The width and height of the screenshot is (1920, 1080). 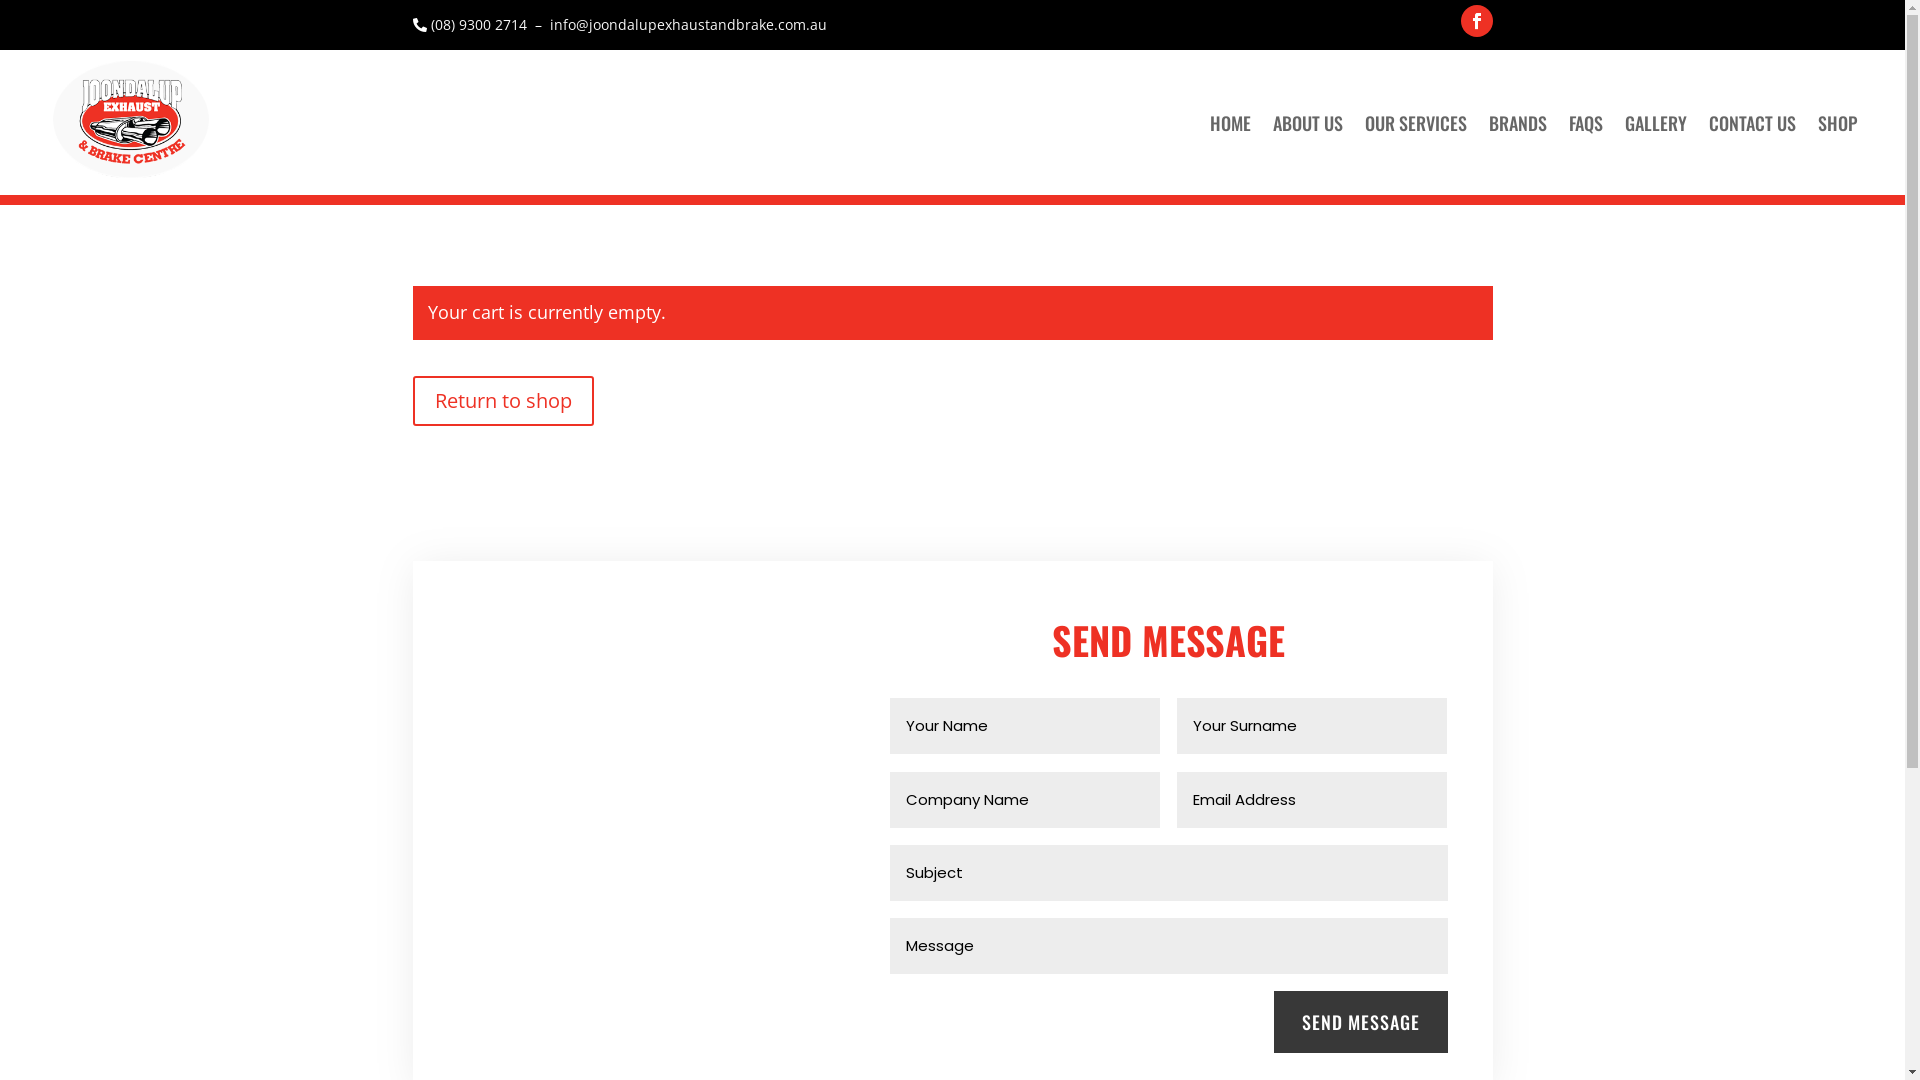 What do you see at coordinates (1476, 20) in the screenshot?
I see `'Follow on Facebook'` at bounding box center [1476, 20].